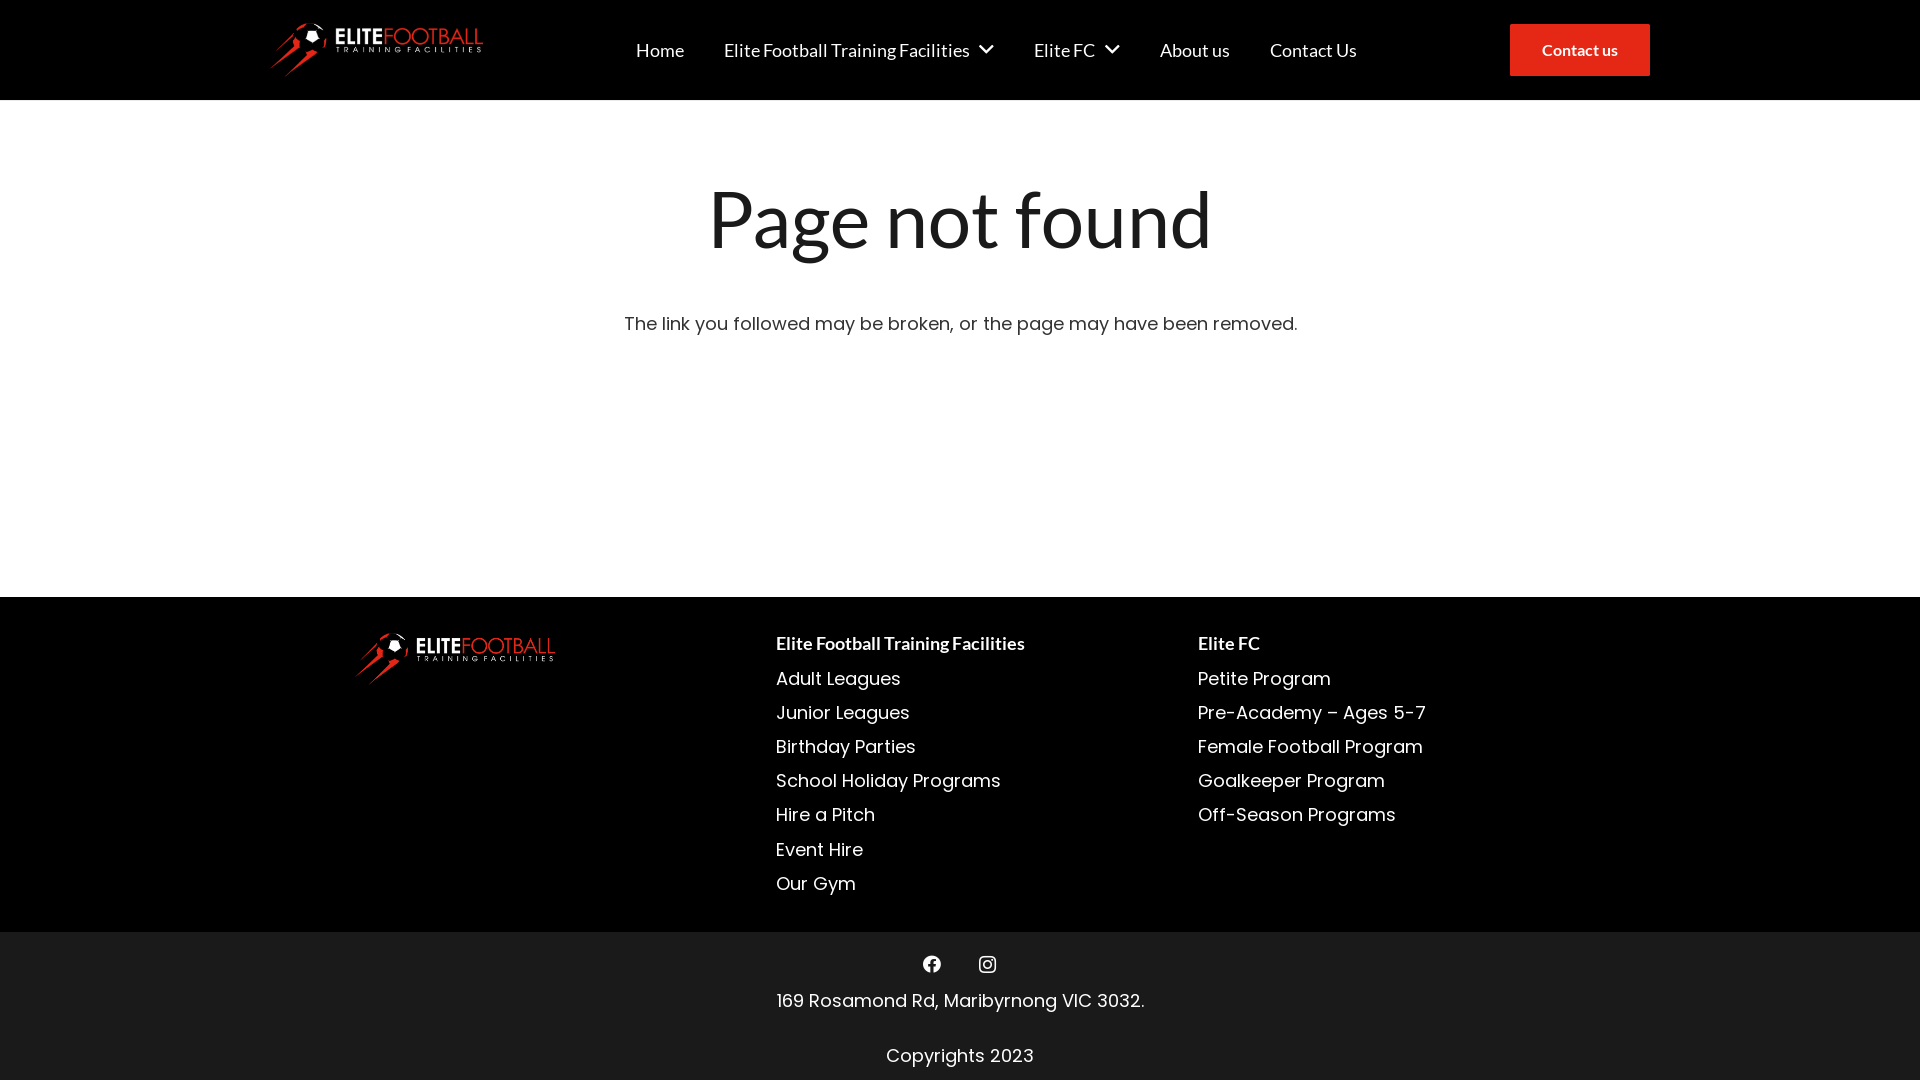 The width and height of the screenshot is (1920, 1080). Describe the element at coordinates (1198, 814) in the screenshot. I see `'Off-Season Programs'` at that location.